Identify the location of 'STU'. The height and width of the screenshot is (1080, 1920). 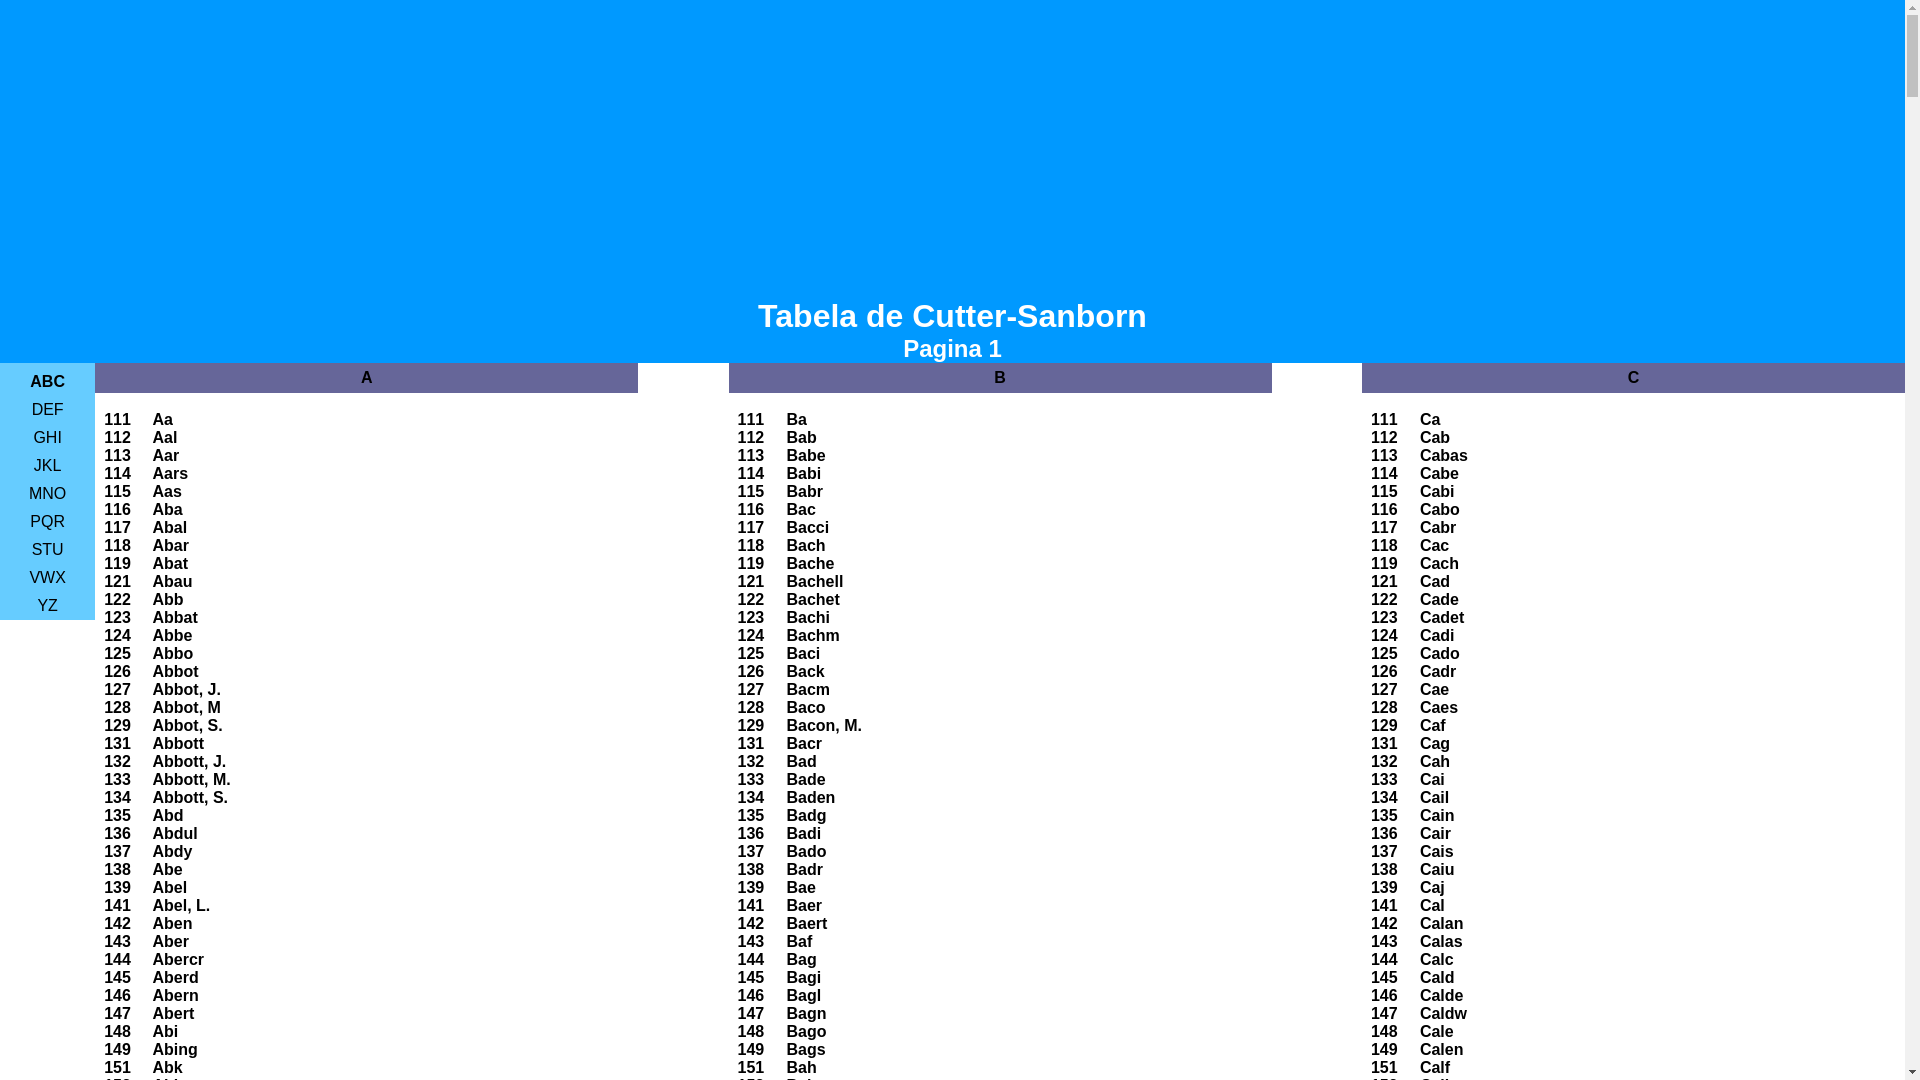
(32, 549).